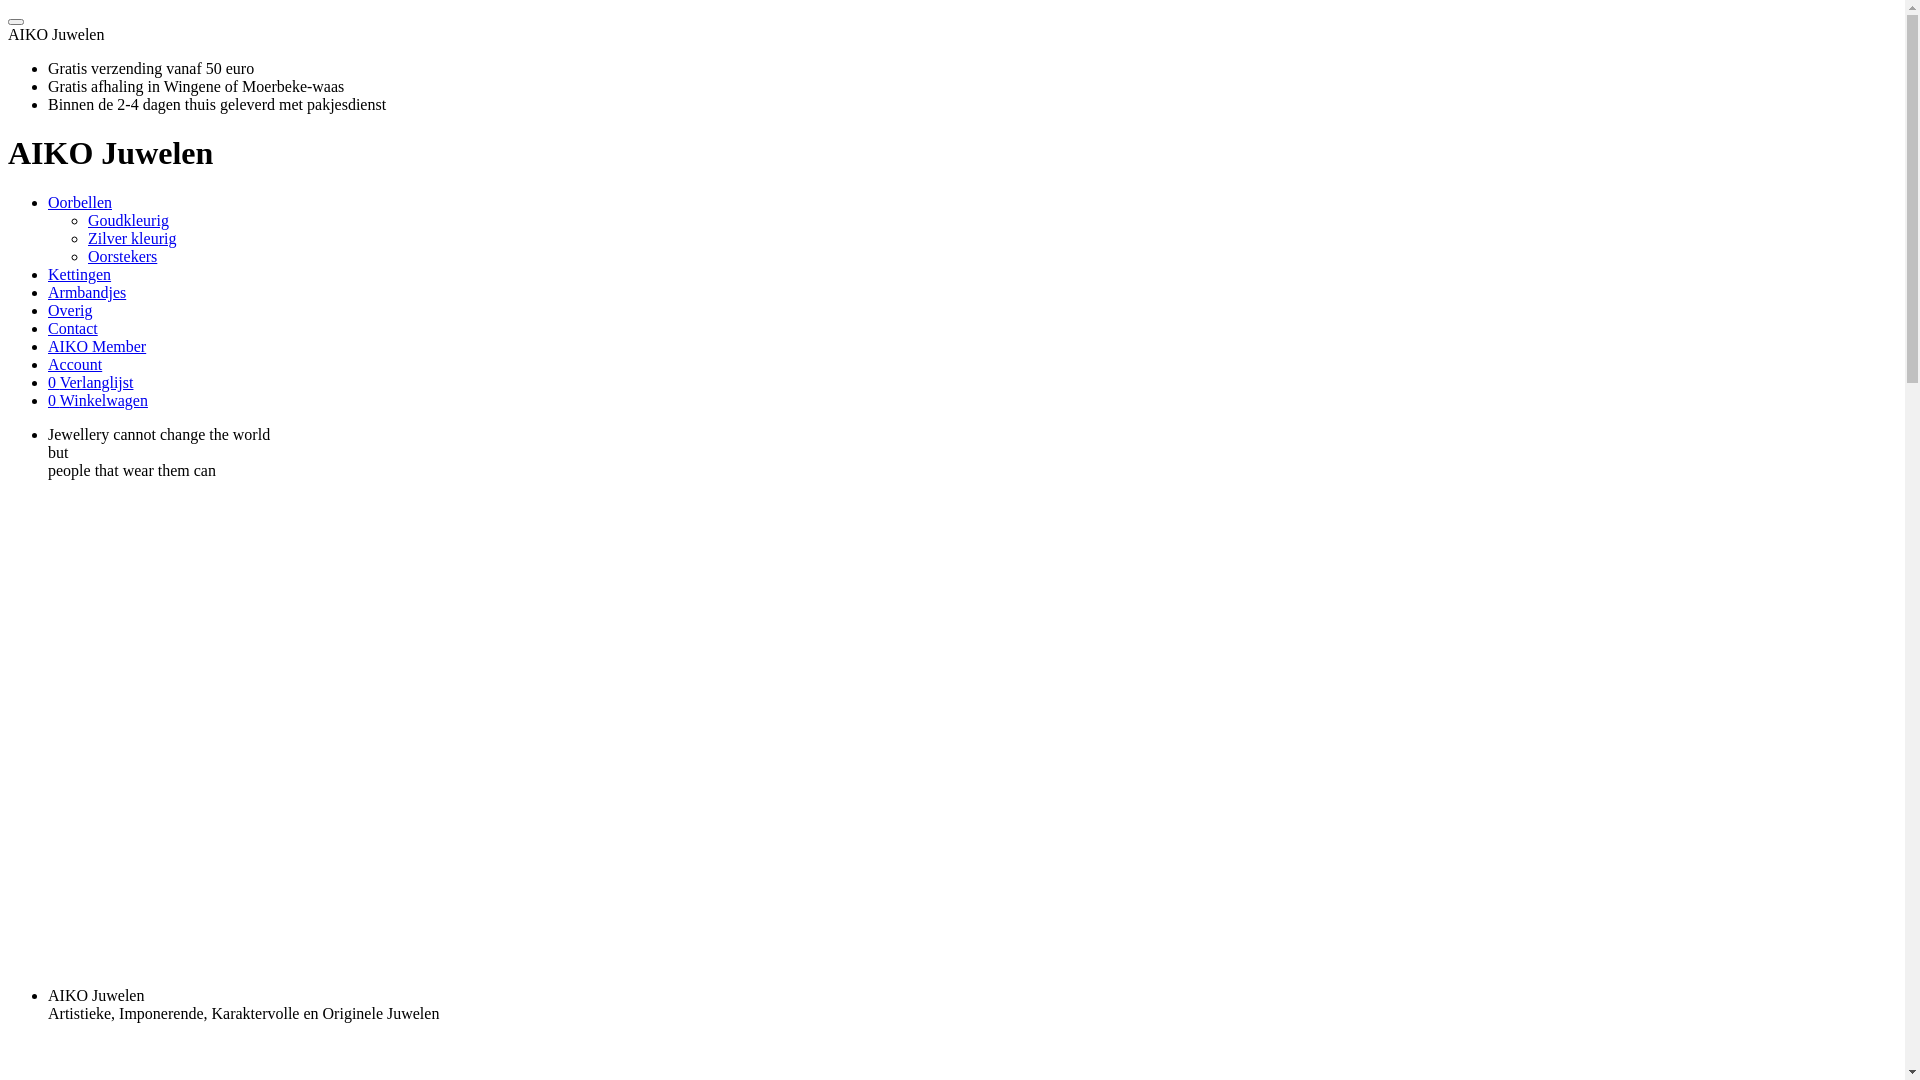 This screenshot has height=1080, width=1920. I want to click on 'Kettingen', so click(79, 274).